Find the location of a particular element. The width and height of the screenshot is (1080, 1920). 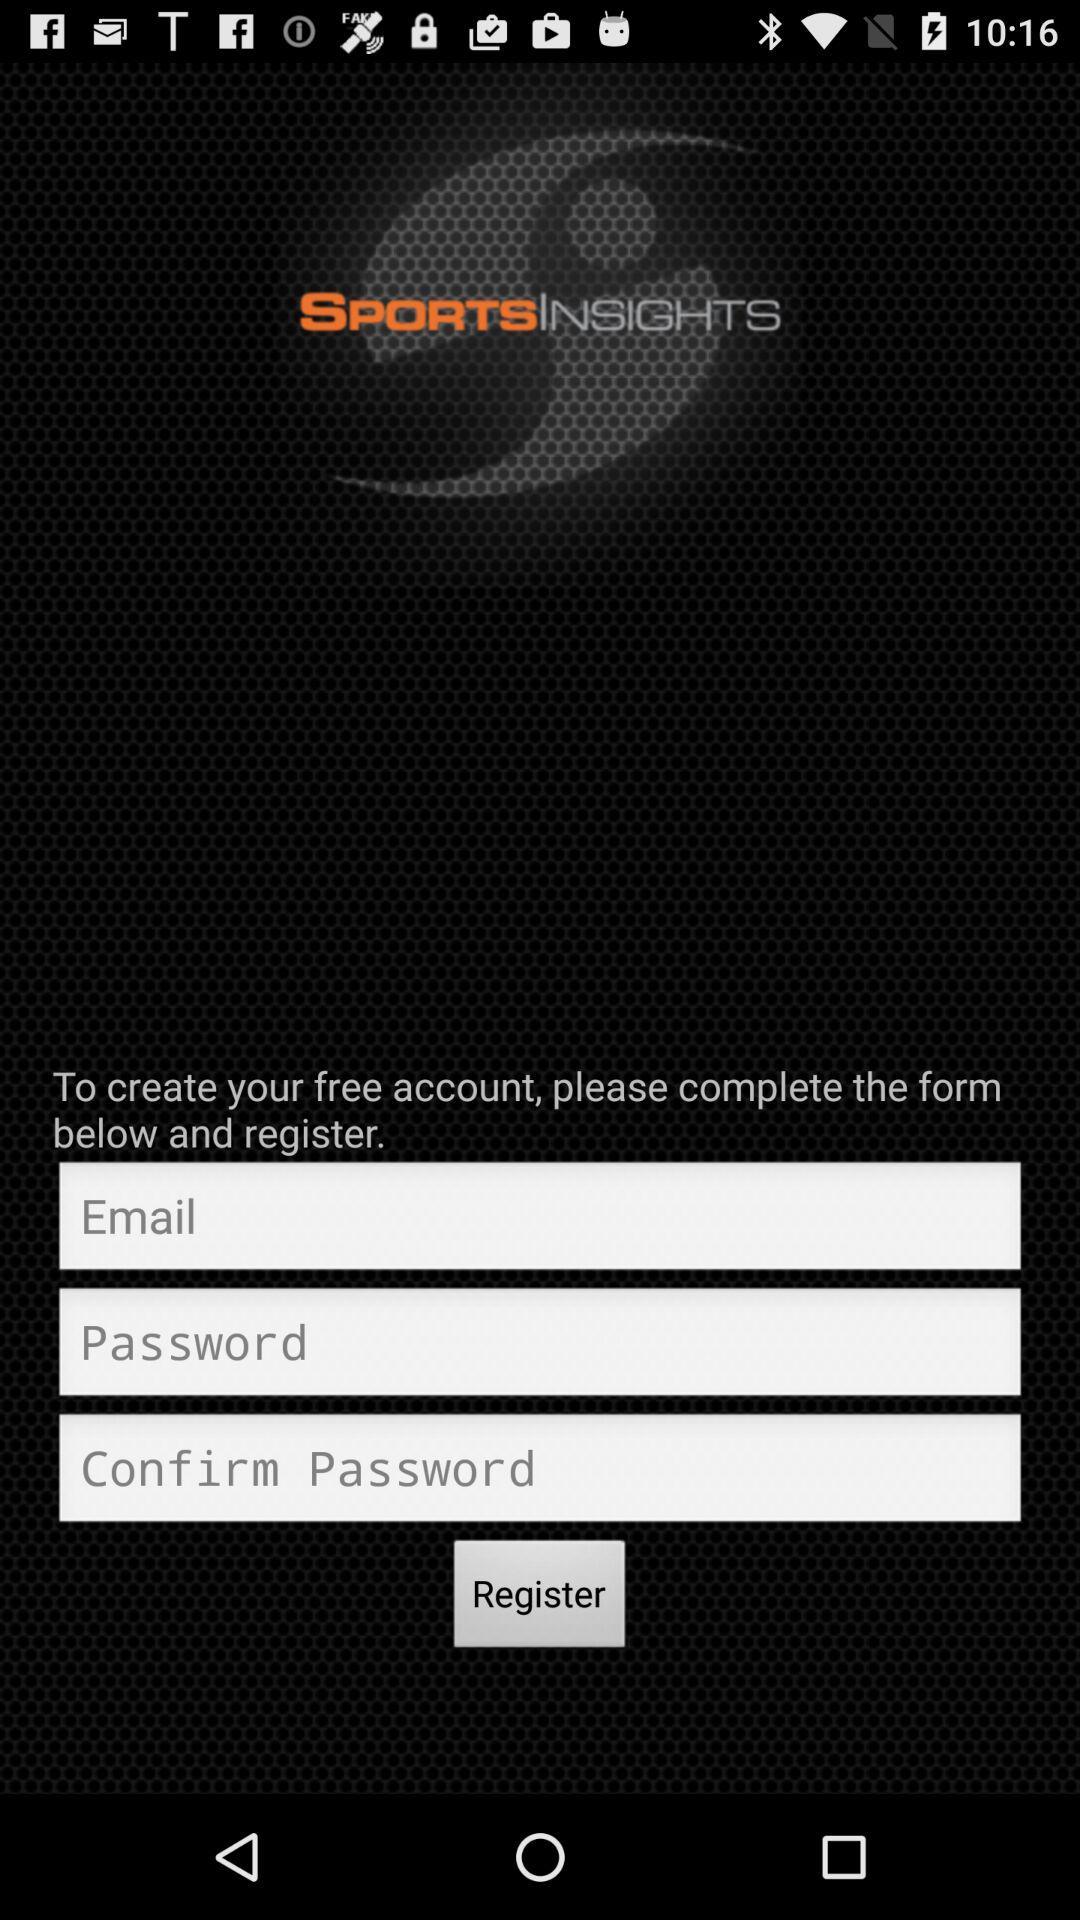

password is located at coordinates (540, 1347).